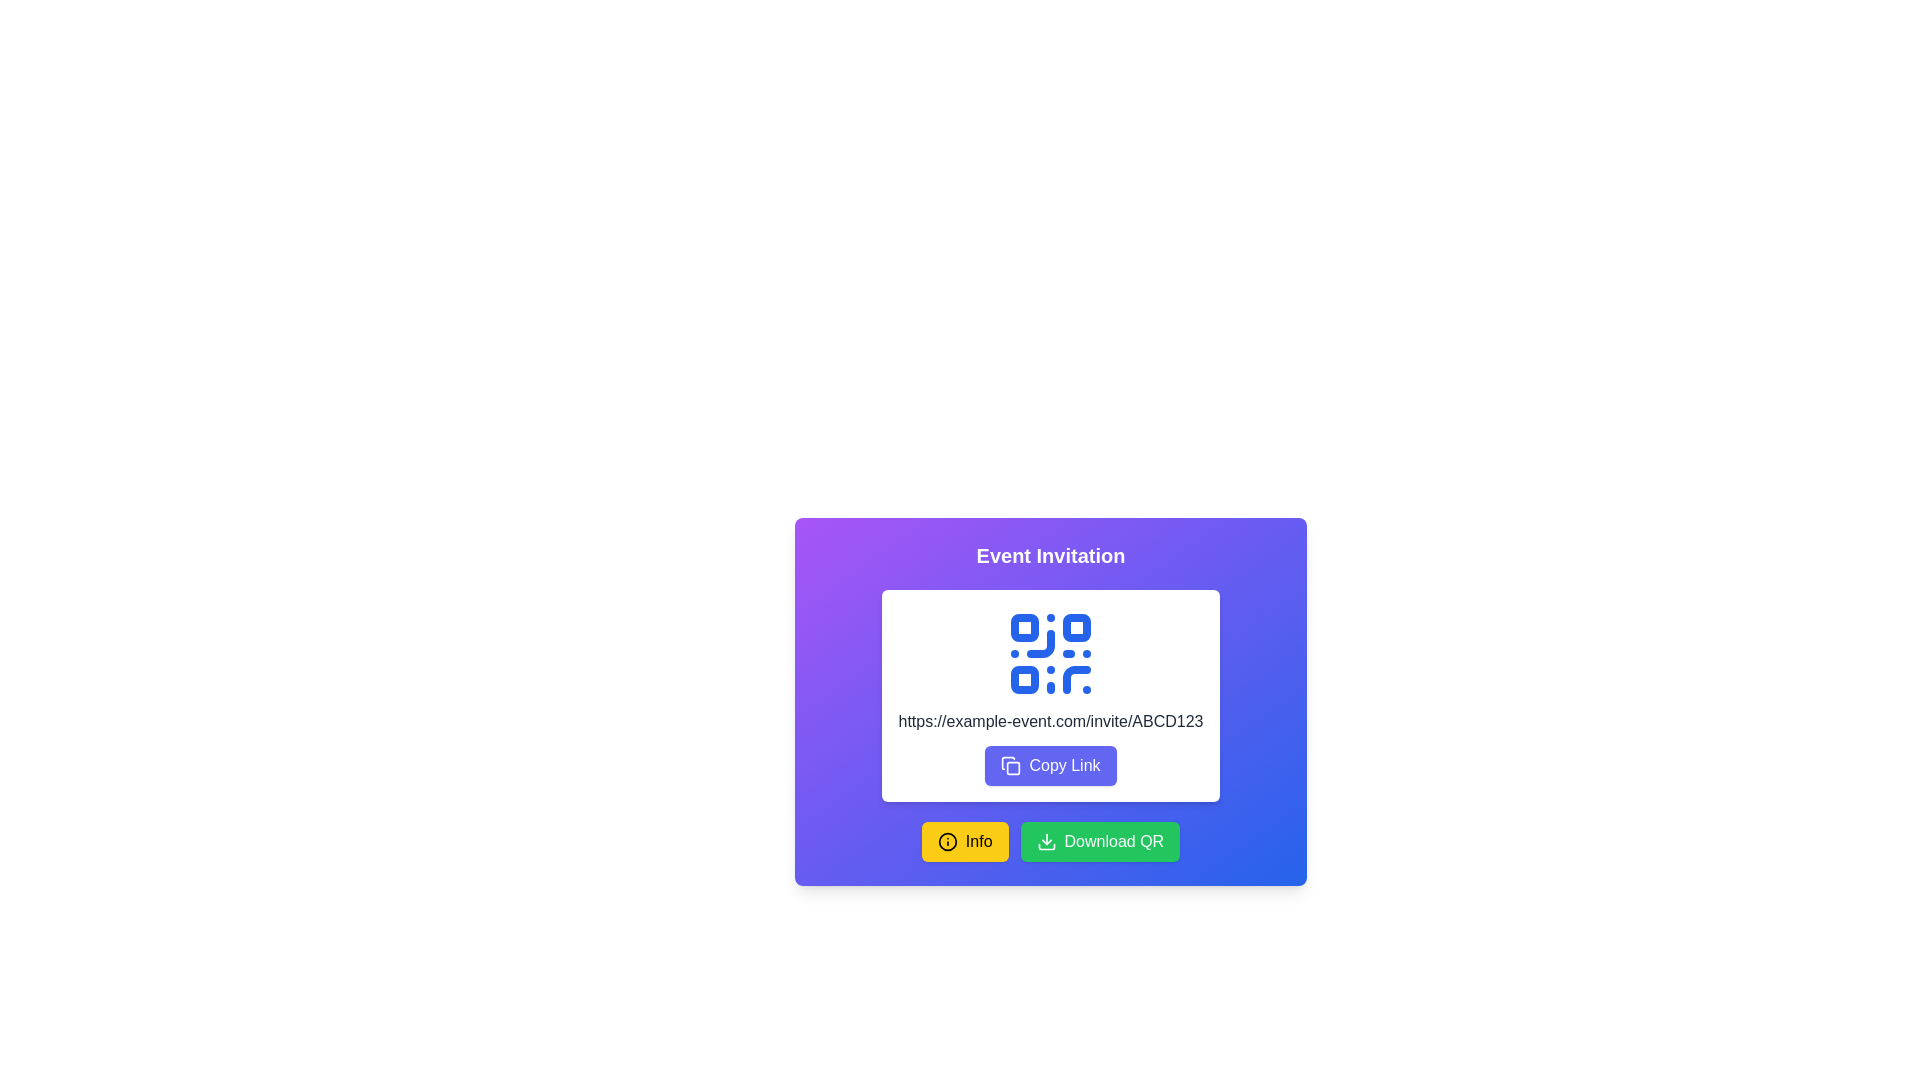 The width and height of the screenshot is (1920, 1080). I want to click on the circular informational icon with a yellow background, which is located inside the 'Info' button at the bottom of the card component, so click(946, 841).